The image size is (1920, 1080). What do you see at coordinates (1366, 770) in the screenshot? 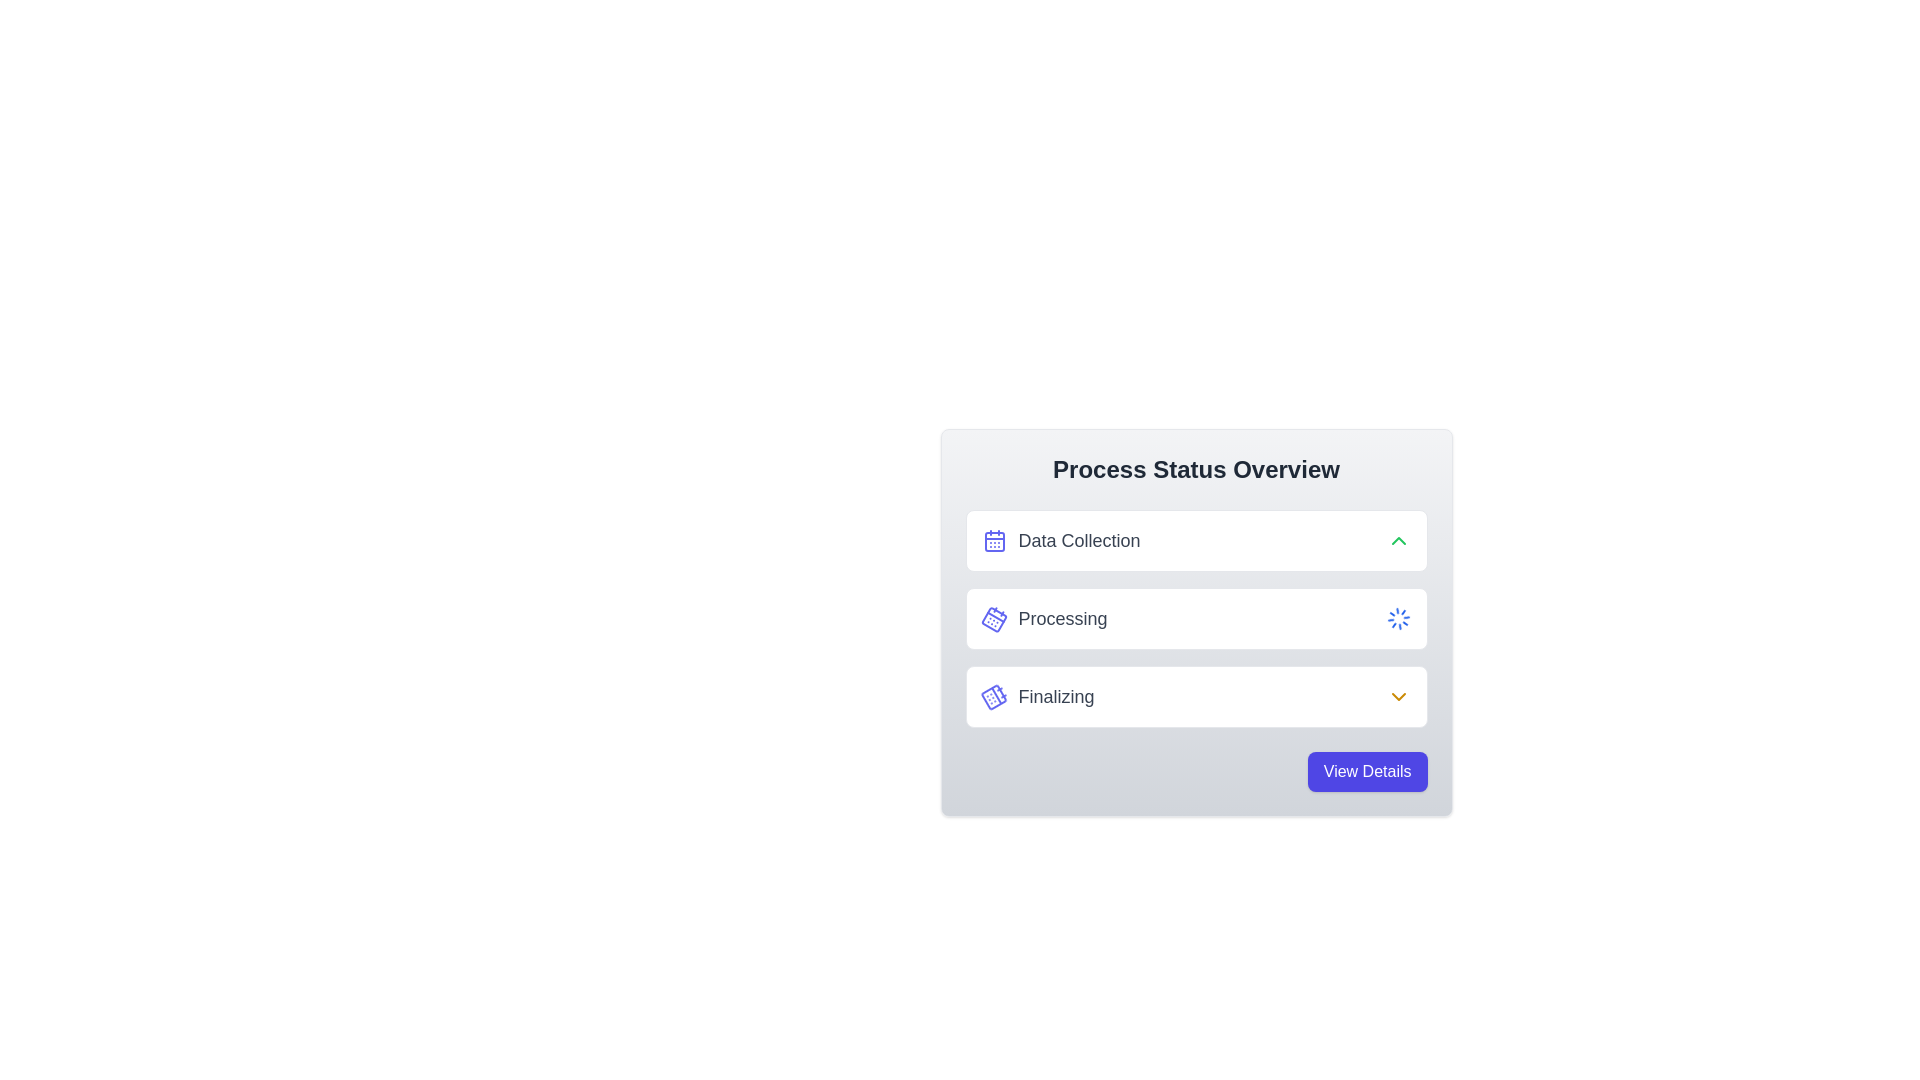
I see `the 'View Details' button located at the bottom right corner of the 'Process Status Overview' card` at bounding box center [1366, 770].